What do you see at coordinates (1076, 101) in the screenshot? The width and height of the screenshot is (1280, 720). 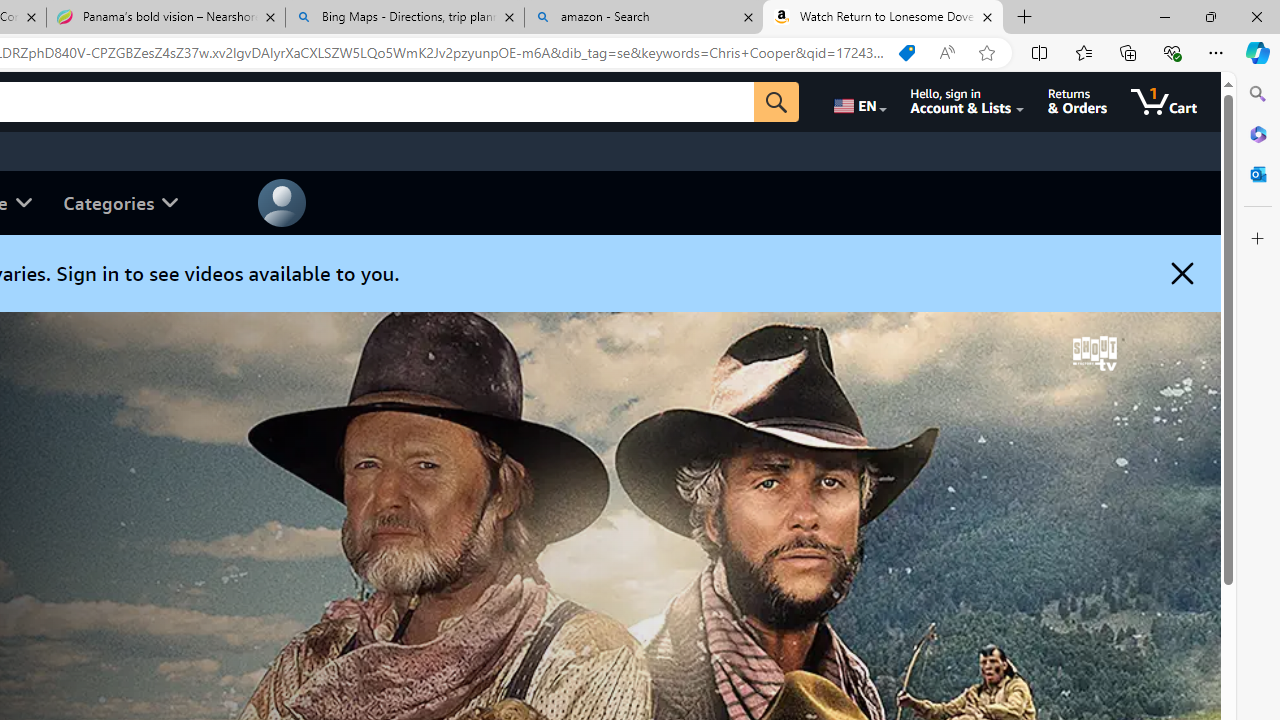 I see `'Returns & Orders'` at bounding box center [1076, 101].